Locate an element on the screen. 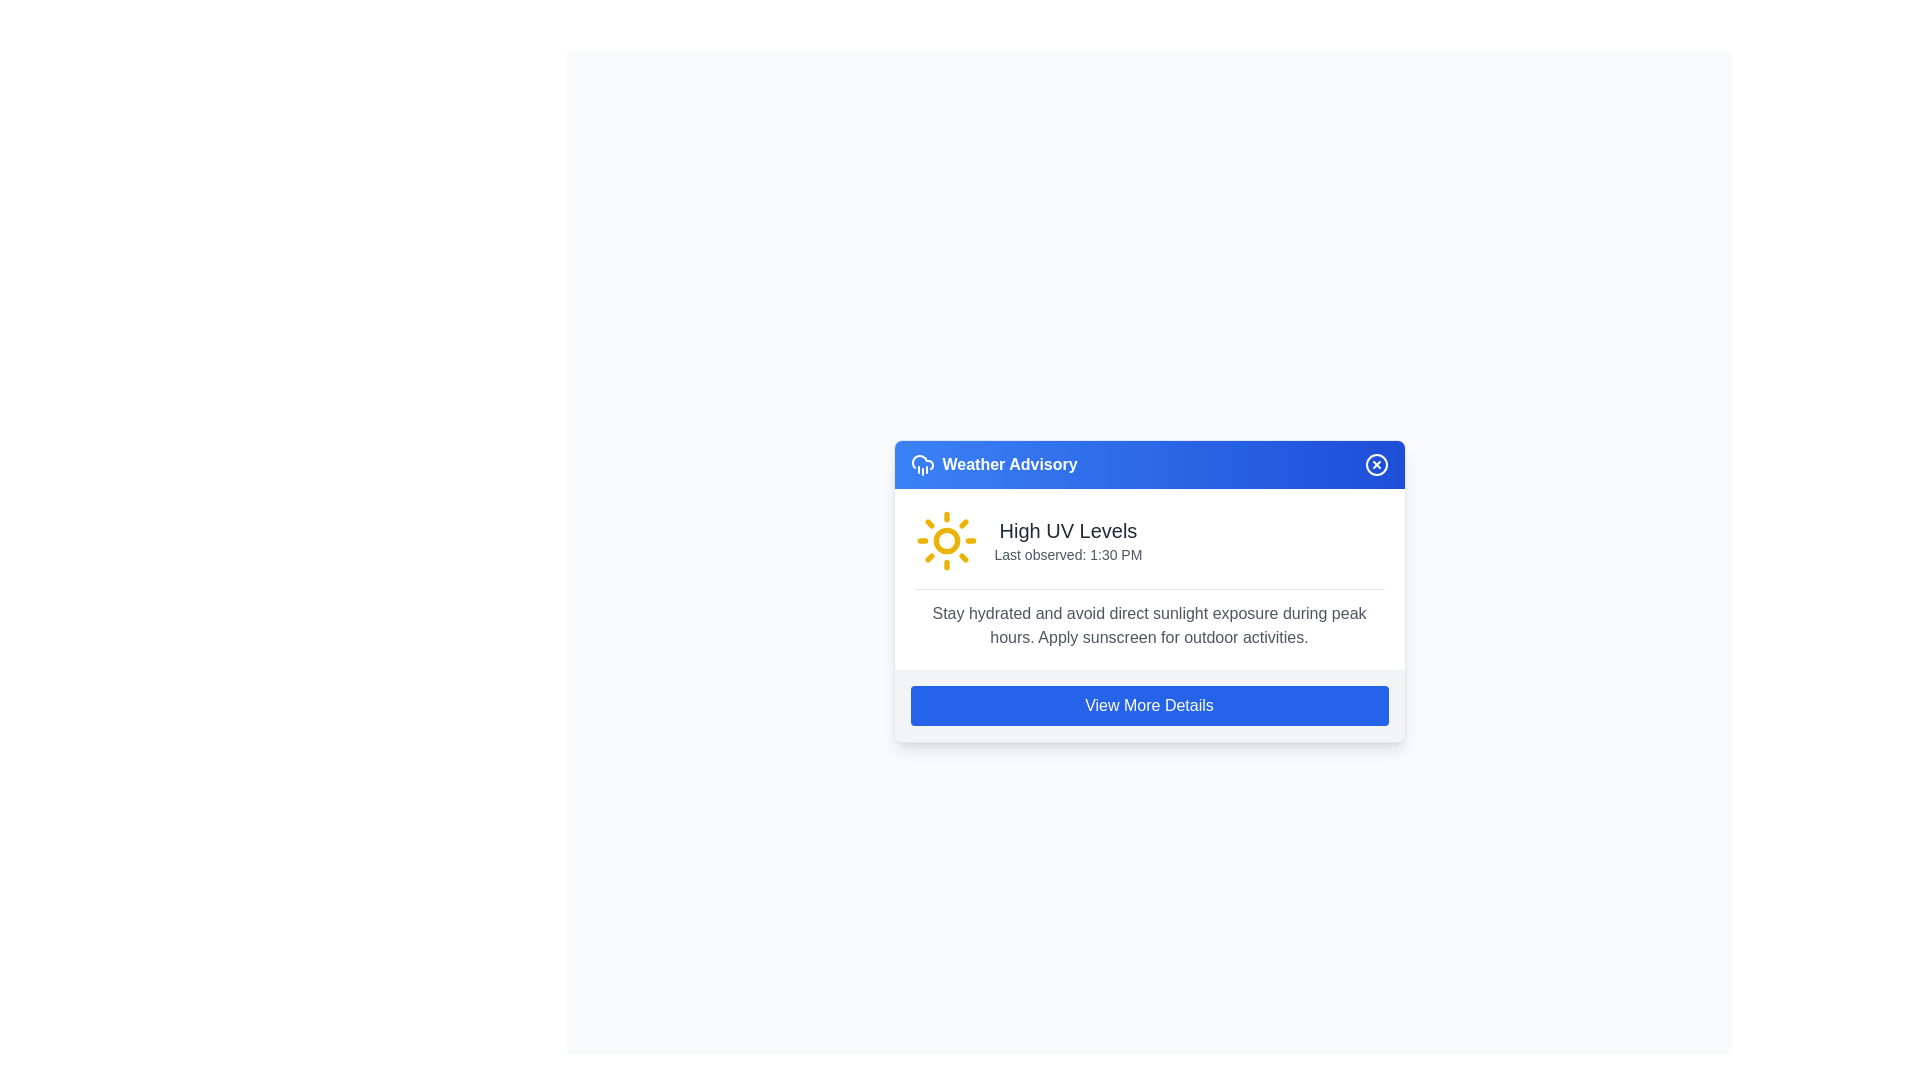  the small yellow circular shape that represents the center of the sun icon in the weather advisory dialog box is located at coordinates (945, 540).